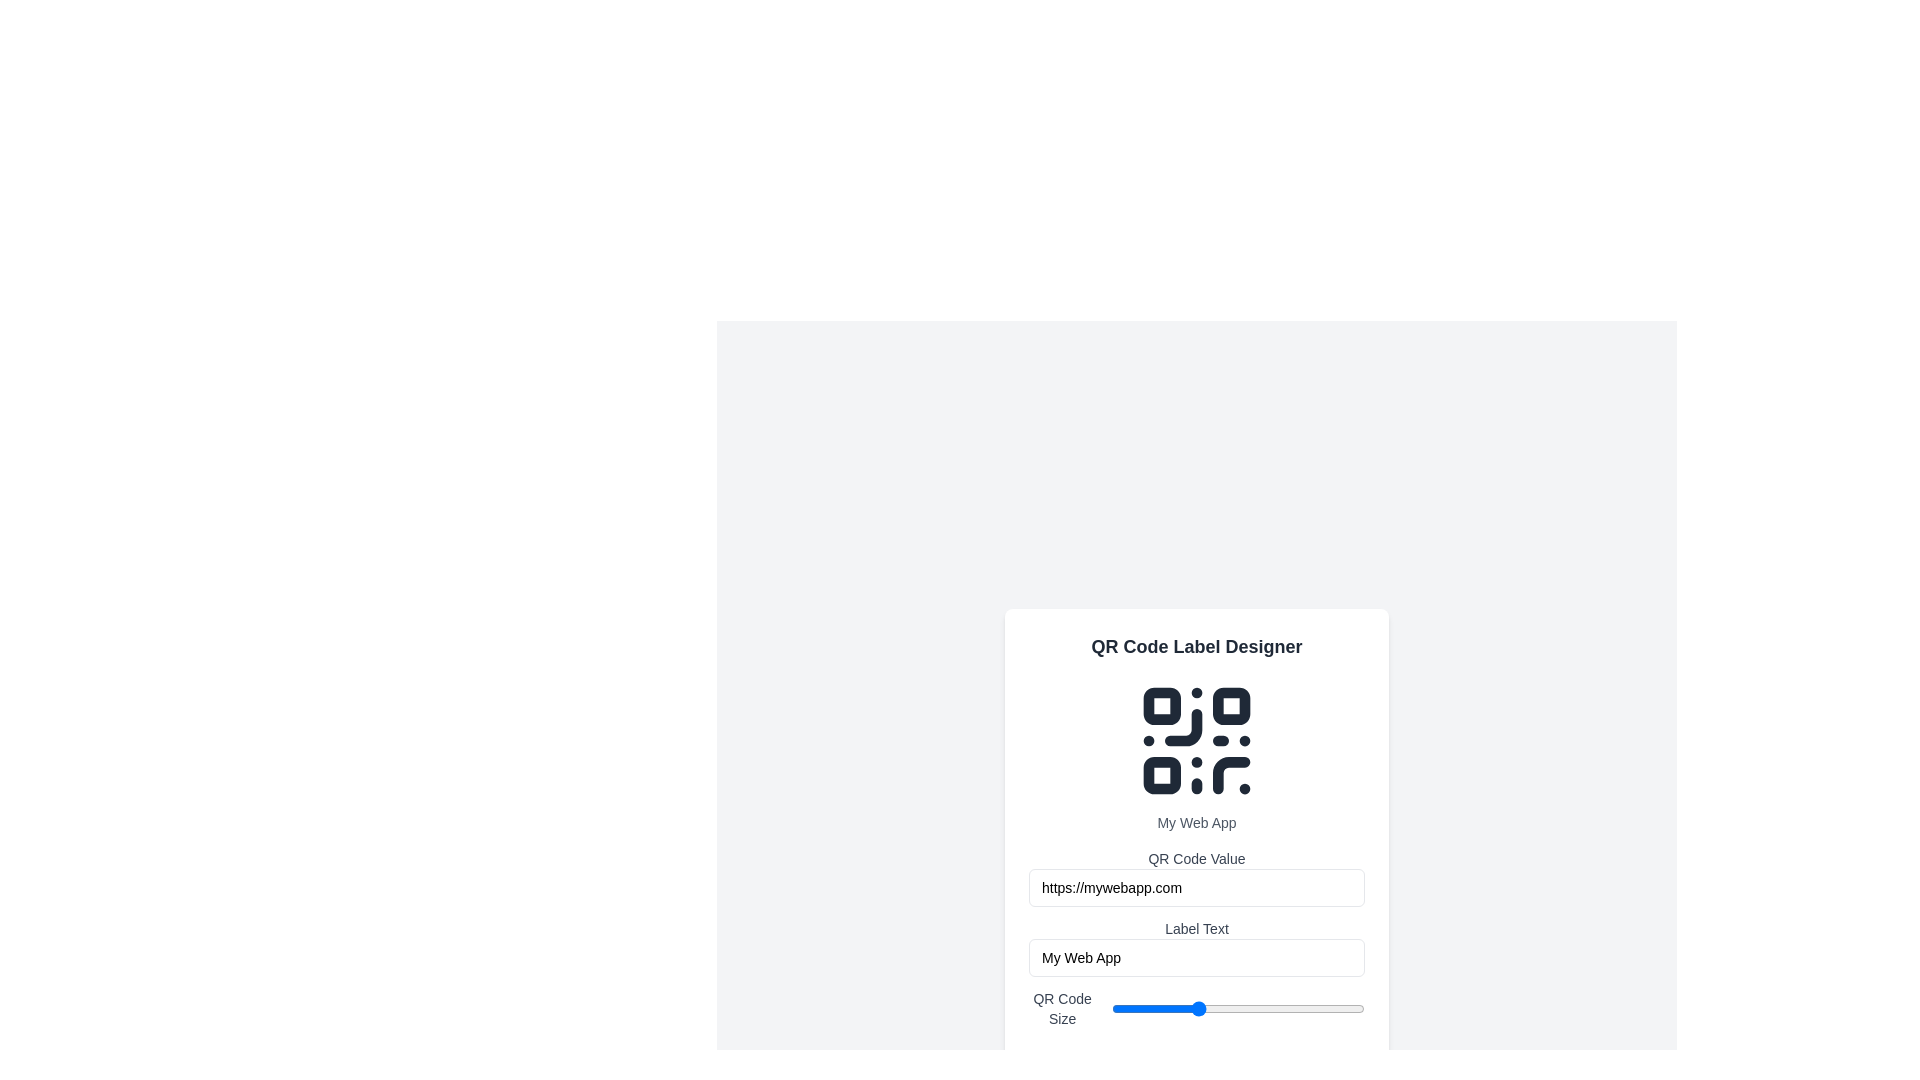  I want to click on the upper-left square of the QR code icon in the 'QR Code Label Designer' interface, which is a rounded rectangle component contributing to the QR code pattern, so click(1162, 705).